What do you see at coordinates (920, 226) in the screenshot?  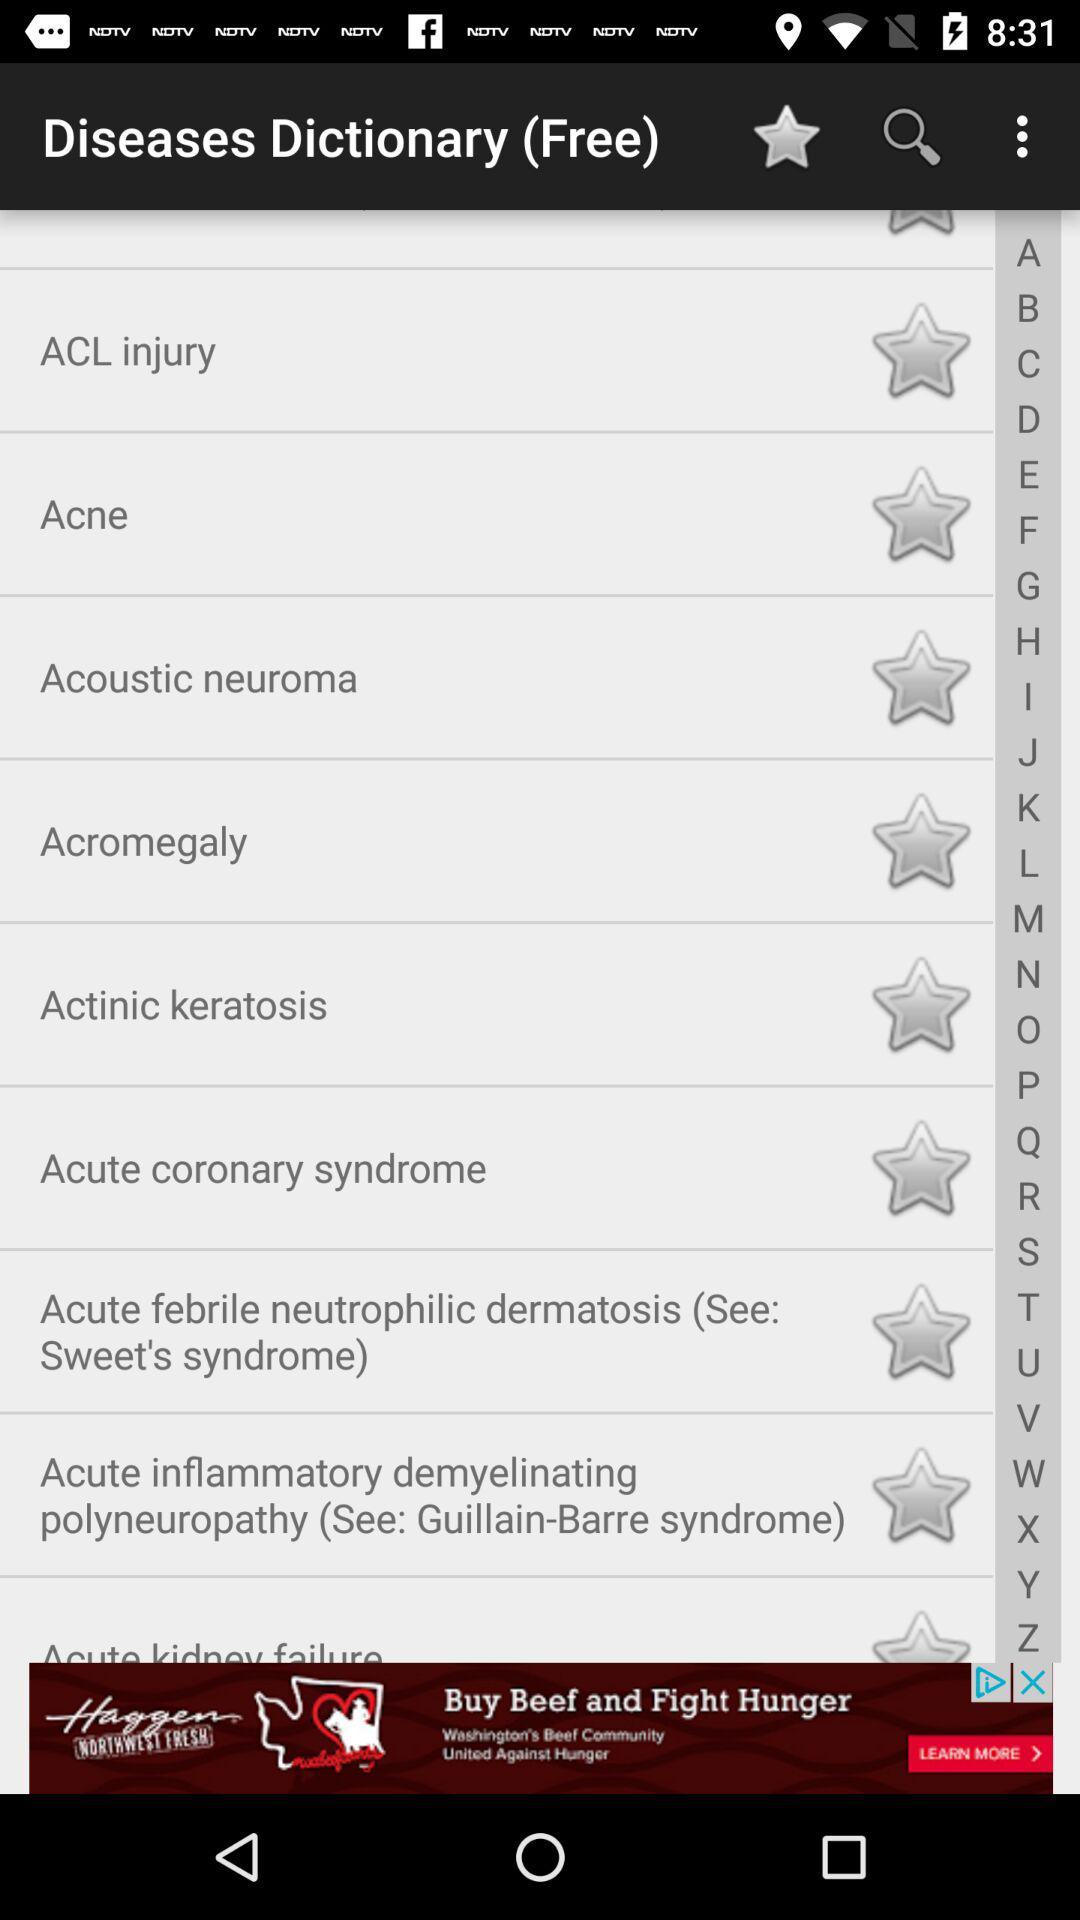 I see `go back` at bounding box center [920, 226].